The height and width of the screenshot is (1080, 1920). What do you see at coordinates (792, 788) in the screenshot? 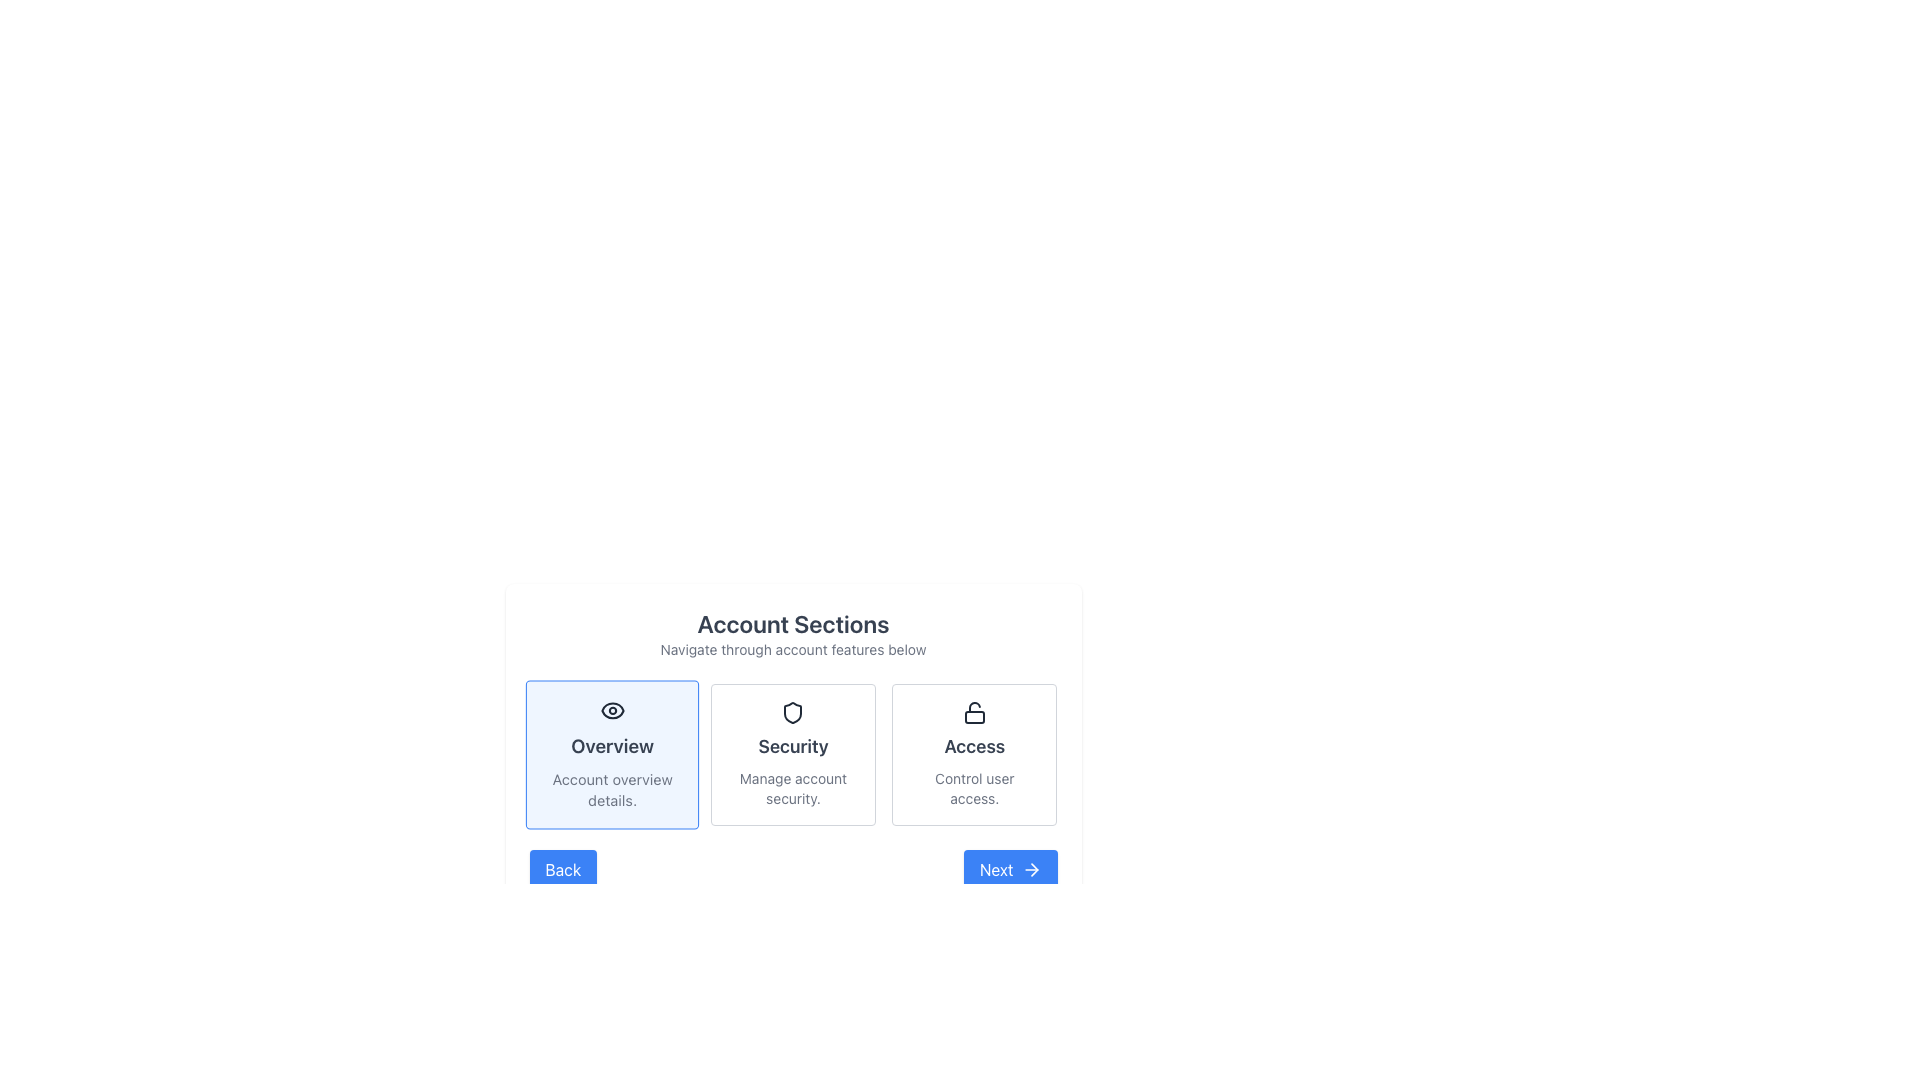
I see `the descriptive text label related to the 'Security' section that provides guidance on managing account security settings, located below the 'Security' title and icon` at bounding box center [792, 788].